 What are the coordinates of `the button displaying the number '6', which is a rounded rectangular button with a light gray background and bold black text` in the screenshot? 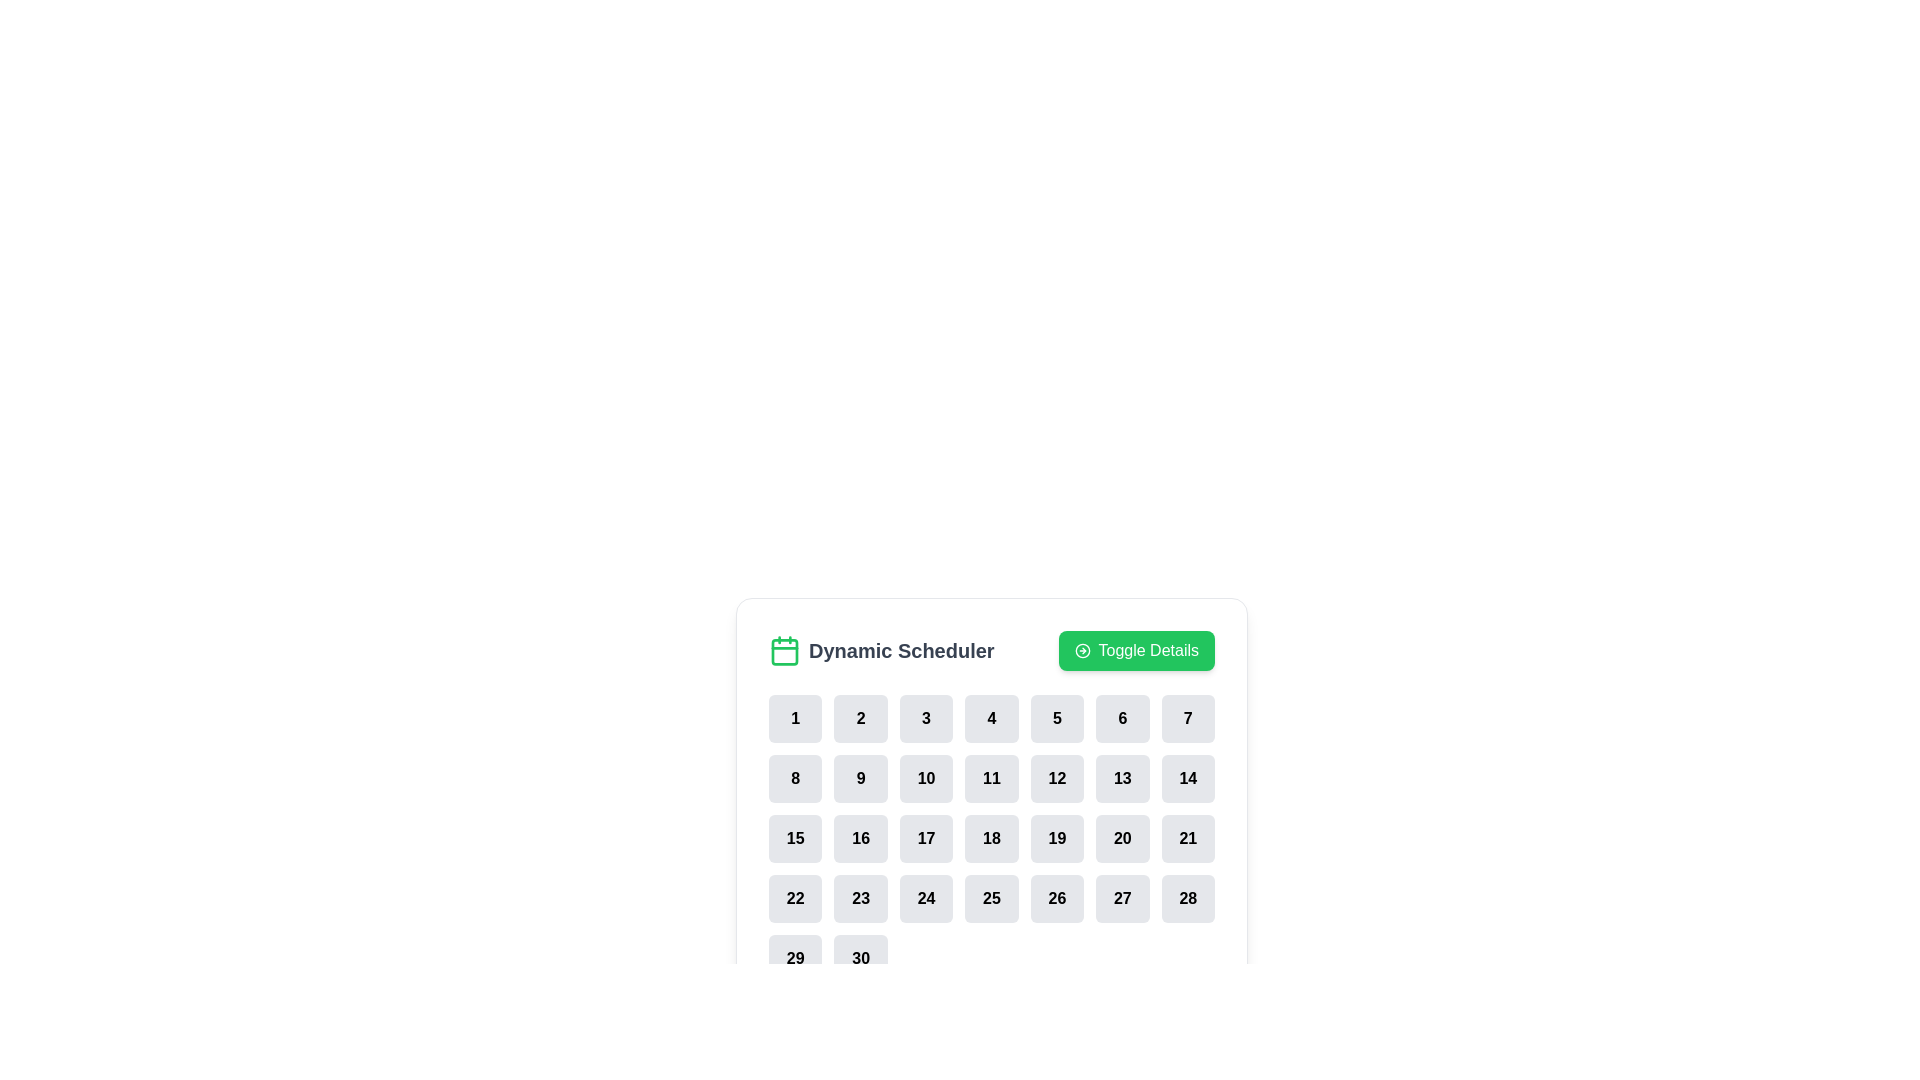 It's located at (1122, 717).